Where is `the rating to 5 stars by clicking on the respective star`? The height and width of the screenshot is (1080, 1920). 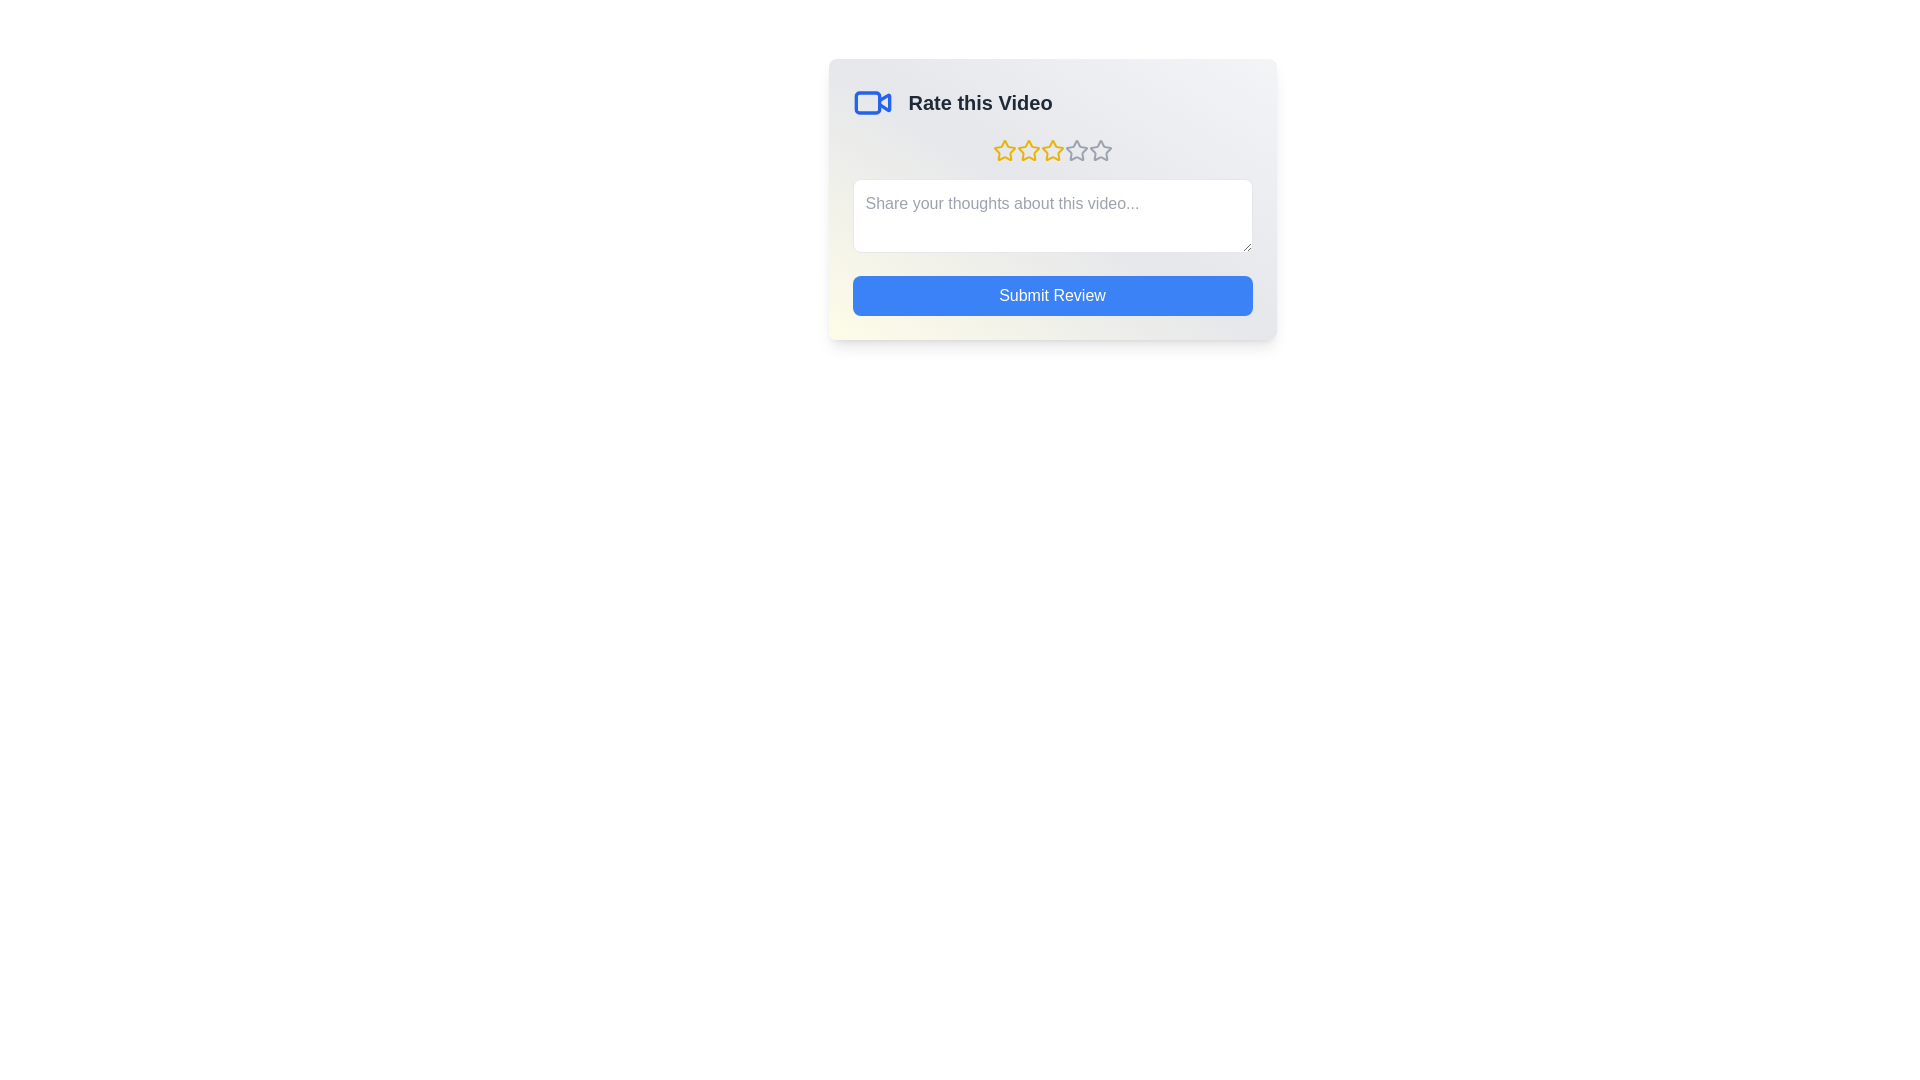 the rating to 5 stars by clicking on the respective star is located at coordinates (1099, 149).